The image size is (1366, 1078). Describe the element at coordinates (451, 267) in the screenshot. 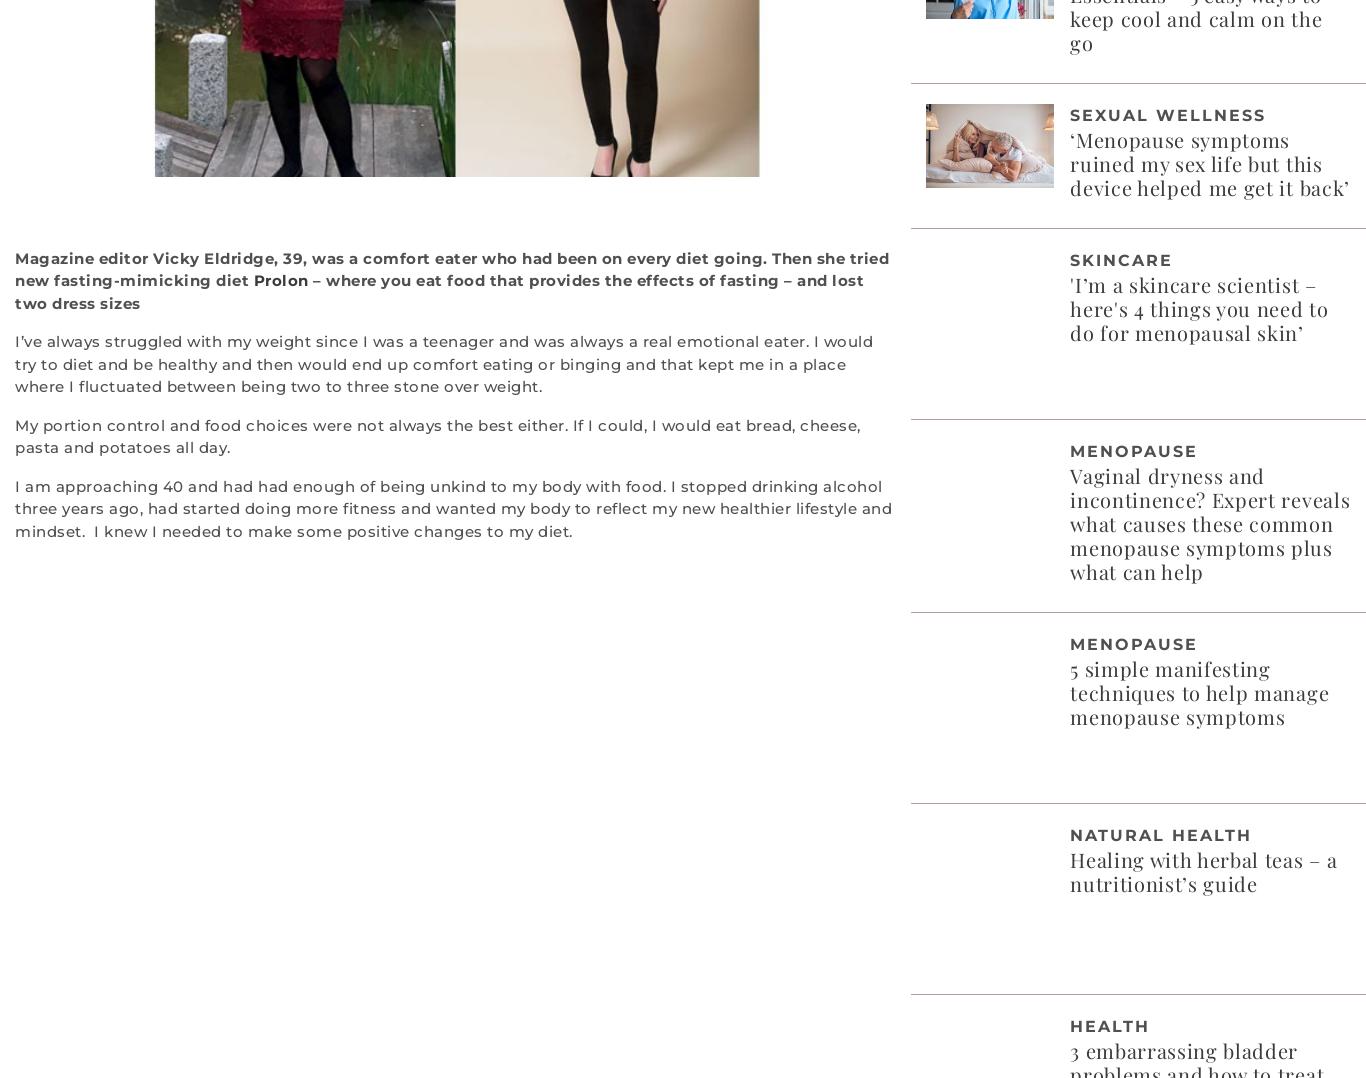

I see `'Magazine editor Vicky Eldridge, 39, was a comfort eater who had been on every diet going. Then she tried new fasting-mimicking diet'` at that location.